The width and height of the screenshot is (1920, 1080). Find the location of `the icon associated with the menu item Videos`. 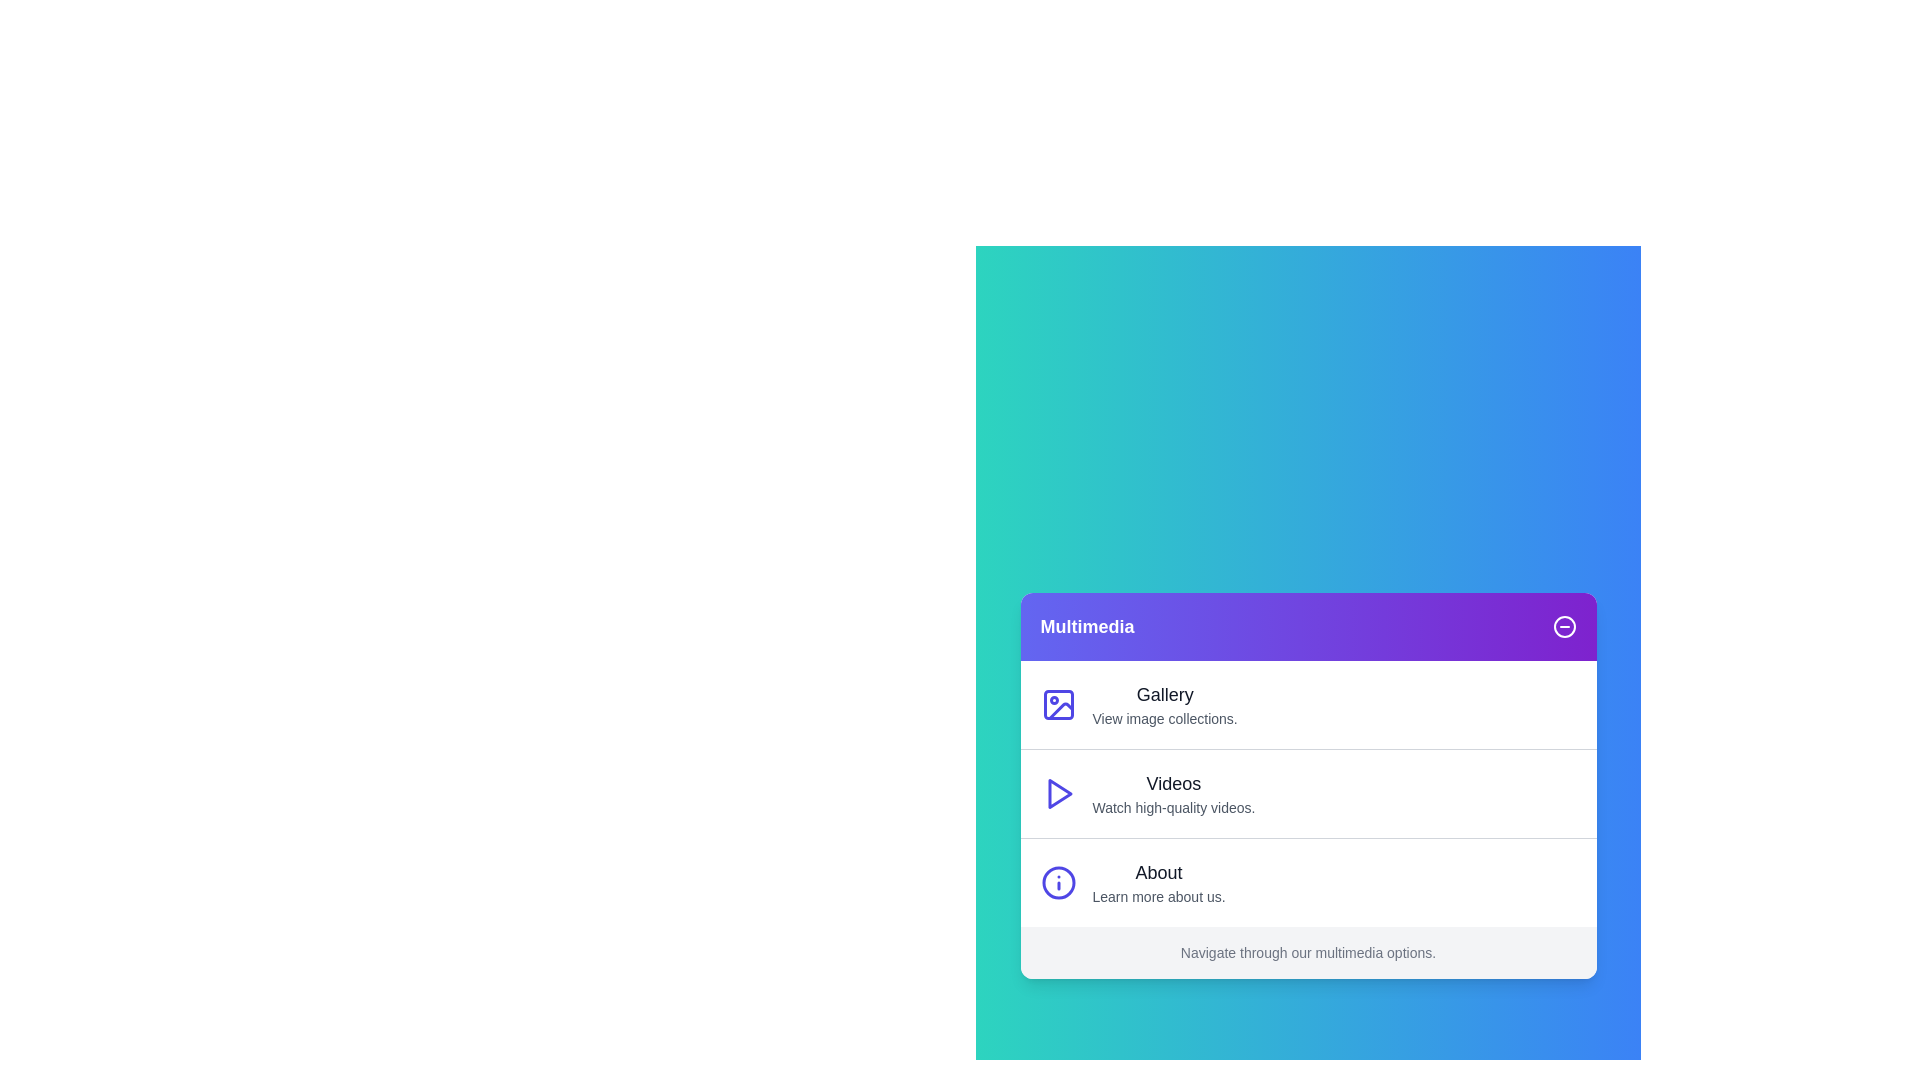

the icon associated with the menu item Videos is located at coordinates (1057, 793).